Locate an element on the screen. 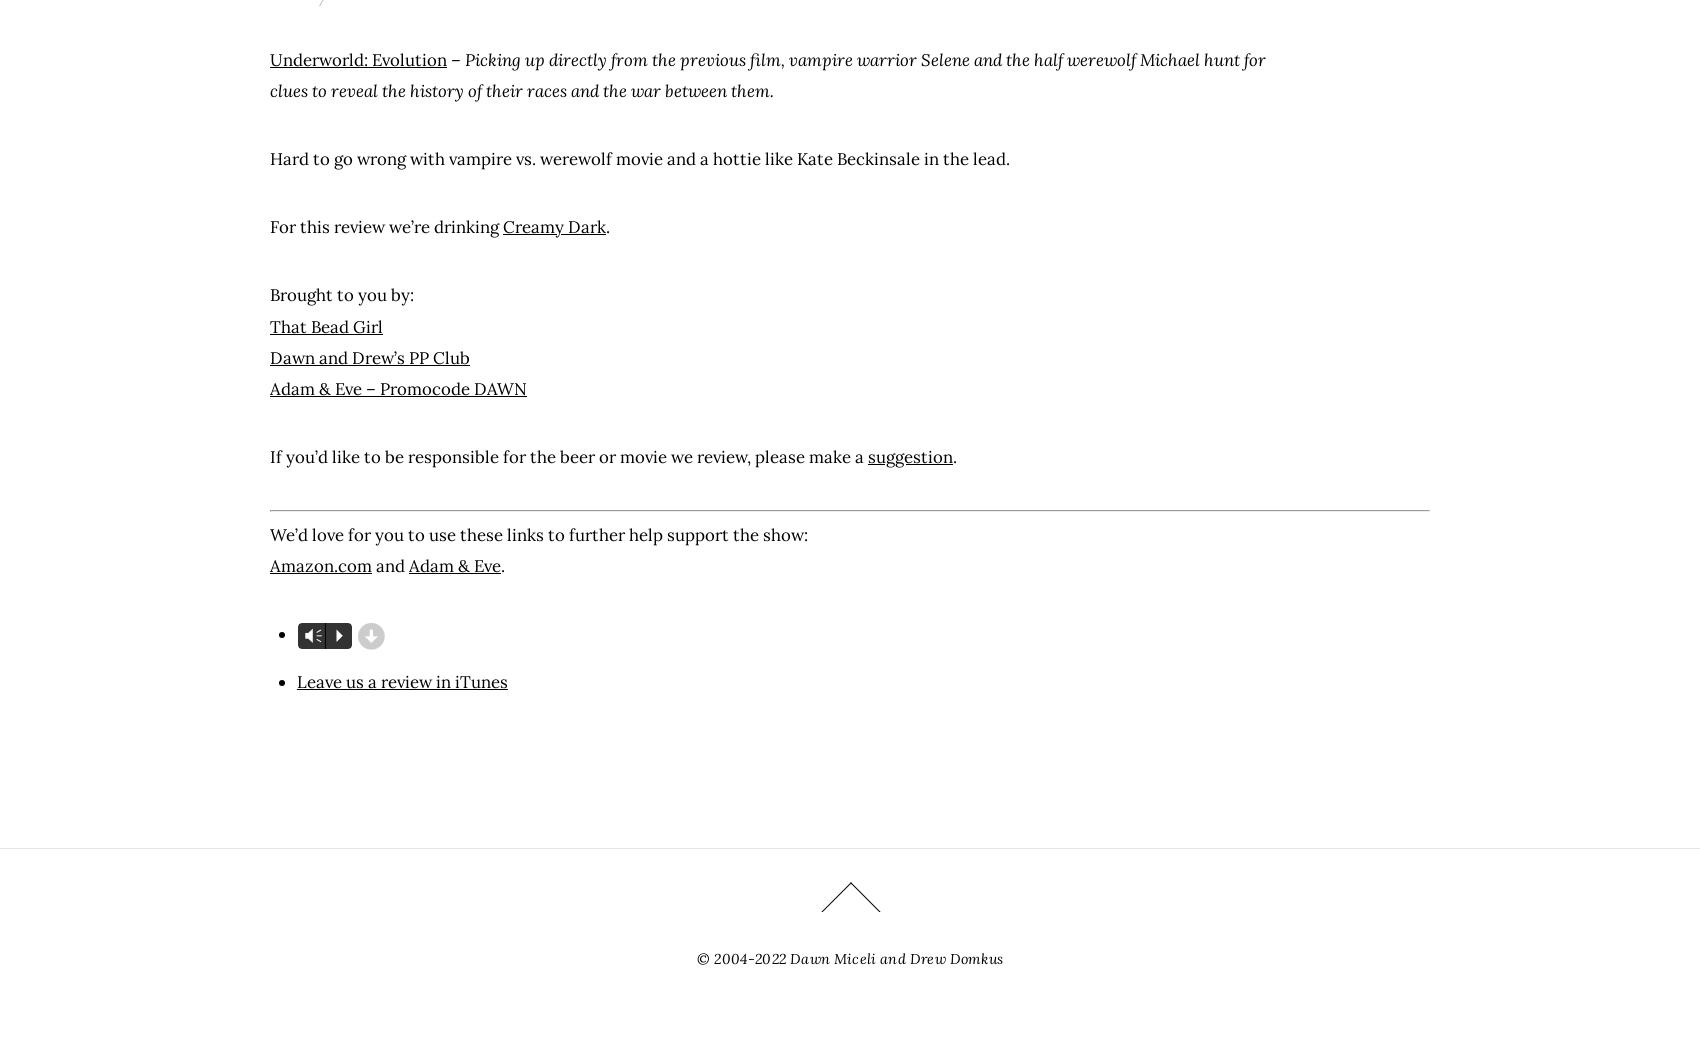 This screenshot has height=1059, width=1700. 'P' is located at coordinates (336, 636).